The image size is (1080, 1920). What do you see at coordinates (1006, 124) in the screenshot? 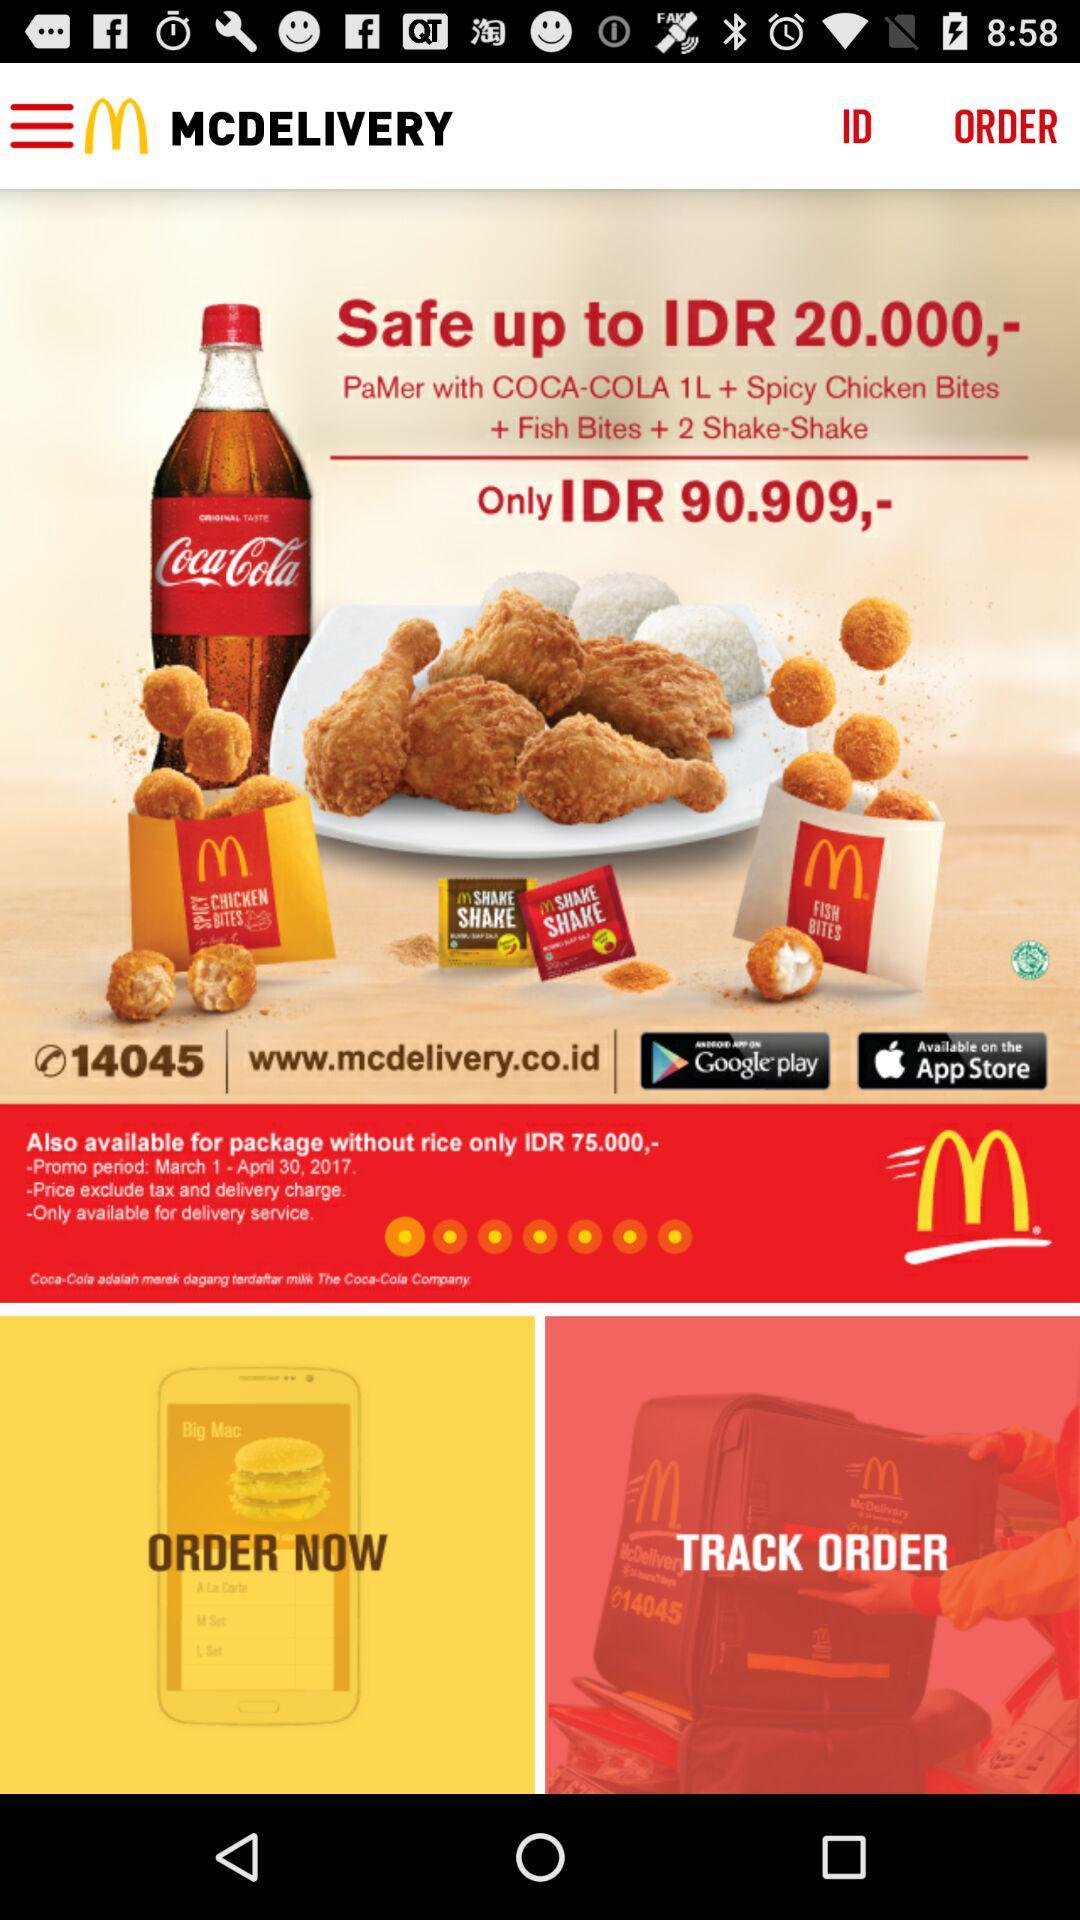
I see `the button which is next to id` at bounding box center [1006, 124].